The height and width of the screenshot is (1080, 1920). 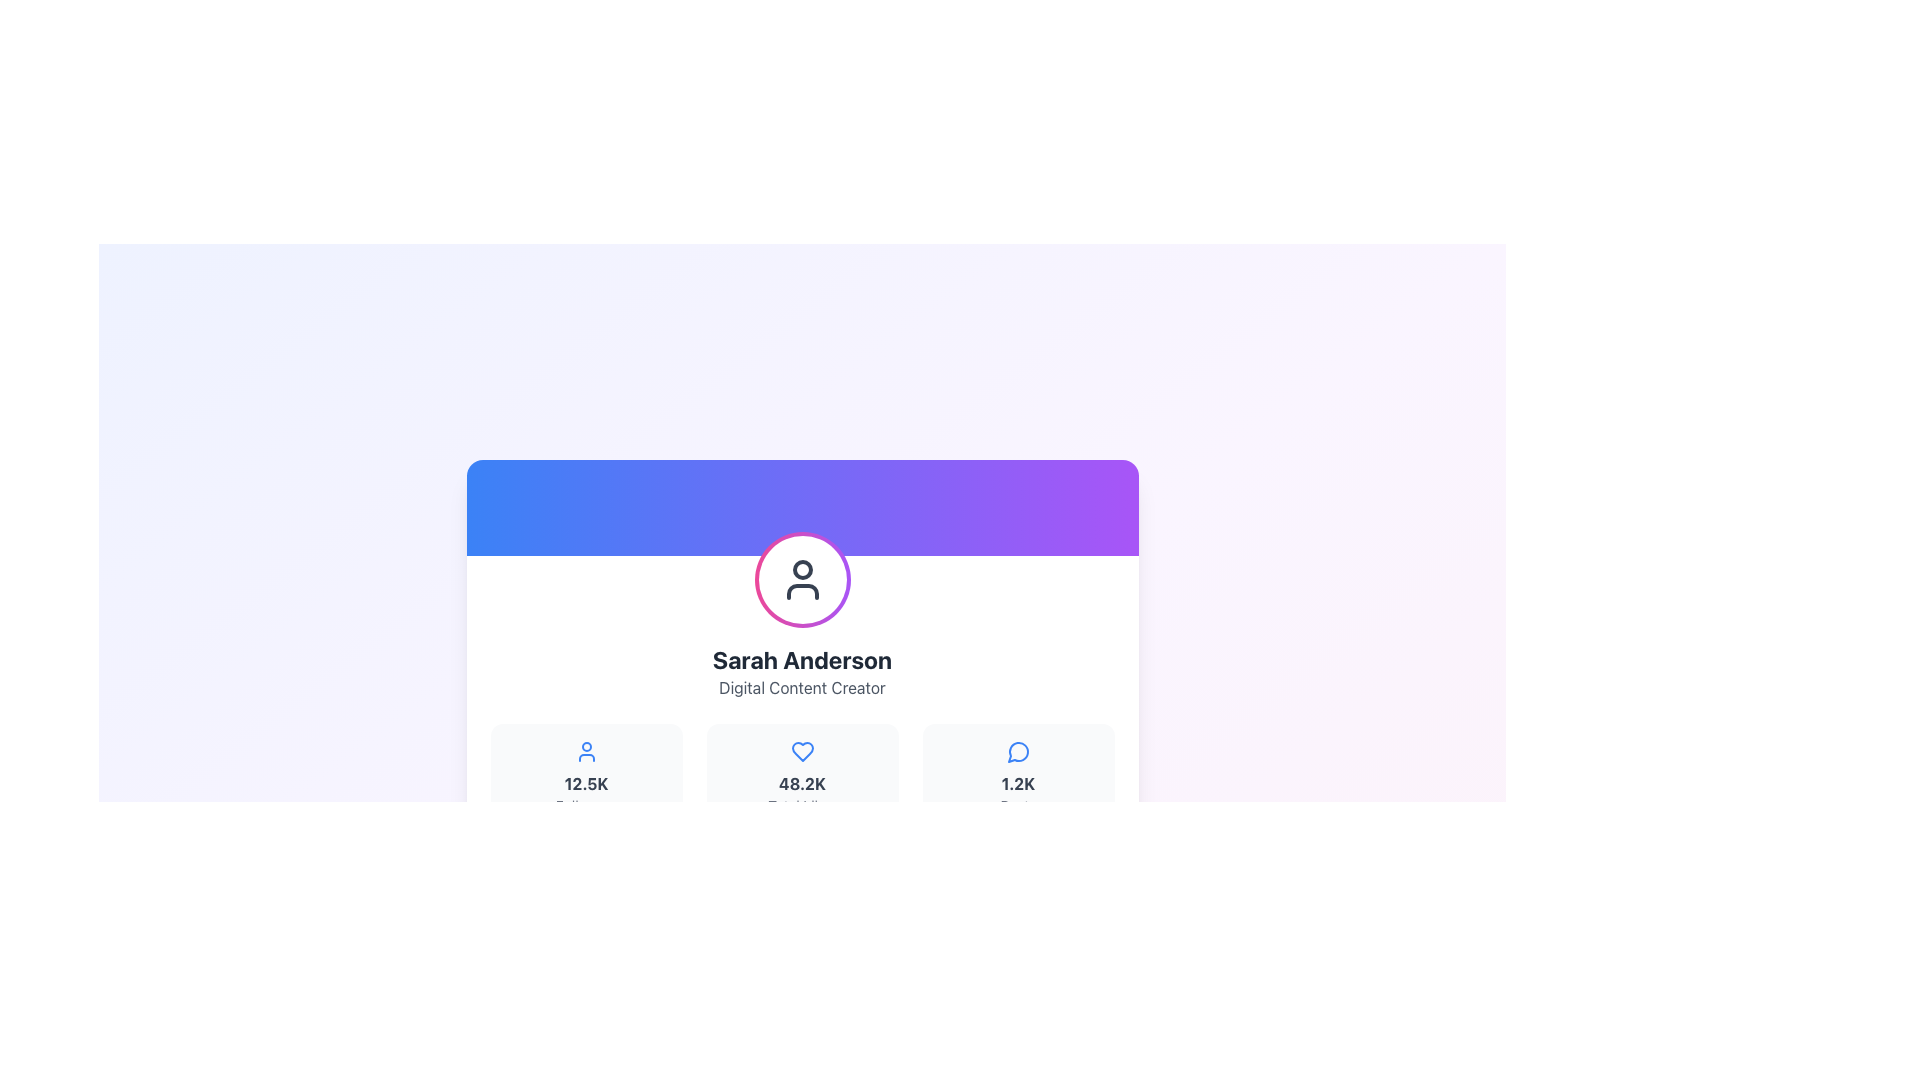 What do you see at coordinates (802, 570) in the screenshot?
I see `the small circular SVG Circle Element that represents the head in the user profile icon, located above the text 'Sarah Anderson' and 'Digital Content Creator.'` at bounding box center [802, 570].